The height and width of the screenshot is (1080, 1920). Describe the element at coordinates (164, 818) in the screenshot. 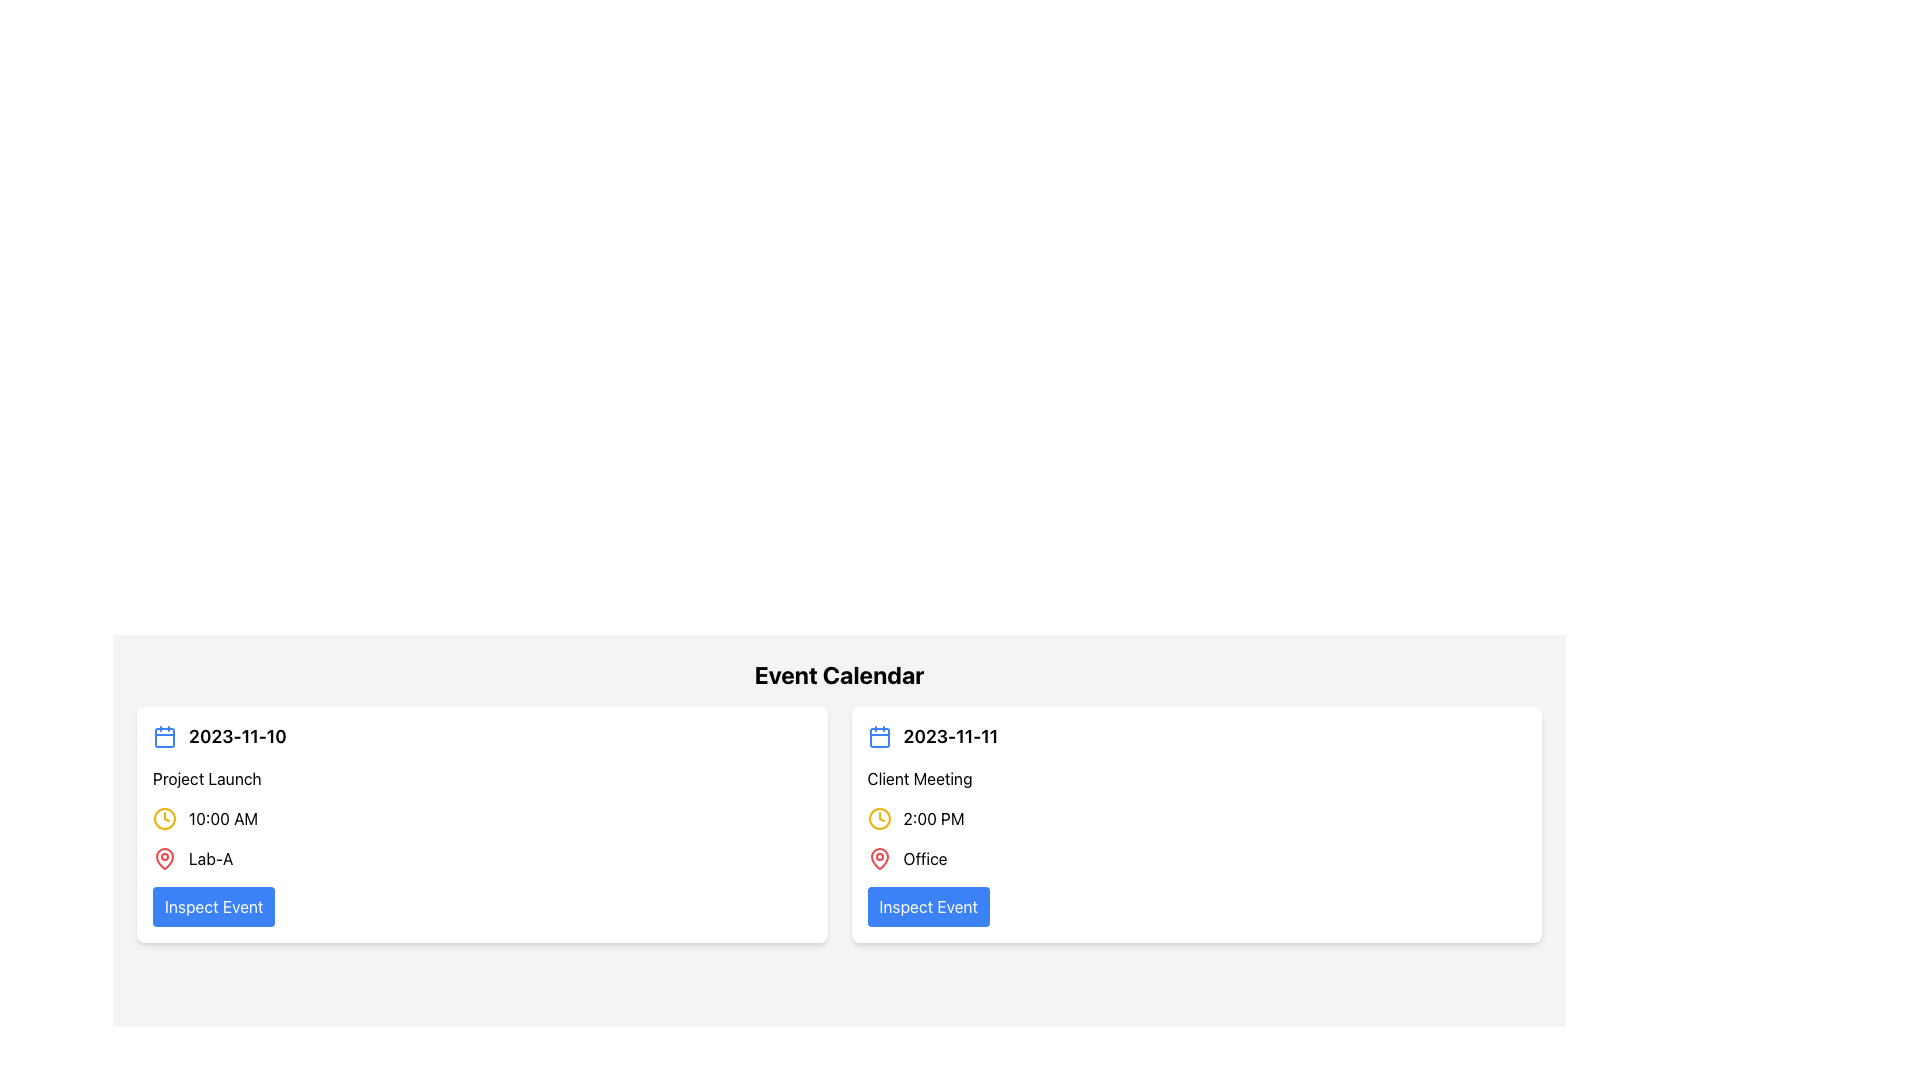

I see `the circular outline within the yellow-themed clock icon for the 'Project Launch' event information card on '2023-11-10', located above the time '10:00 AM'` at that location.